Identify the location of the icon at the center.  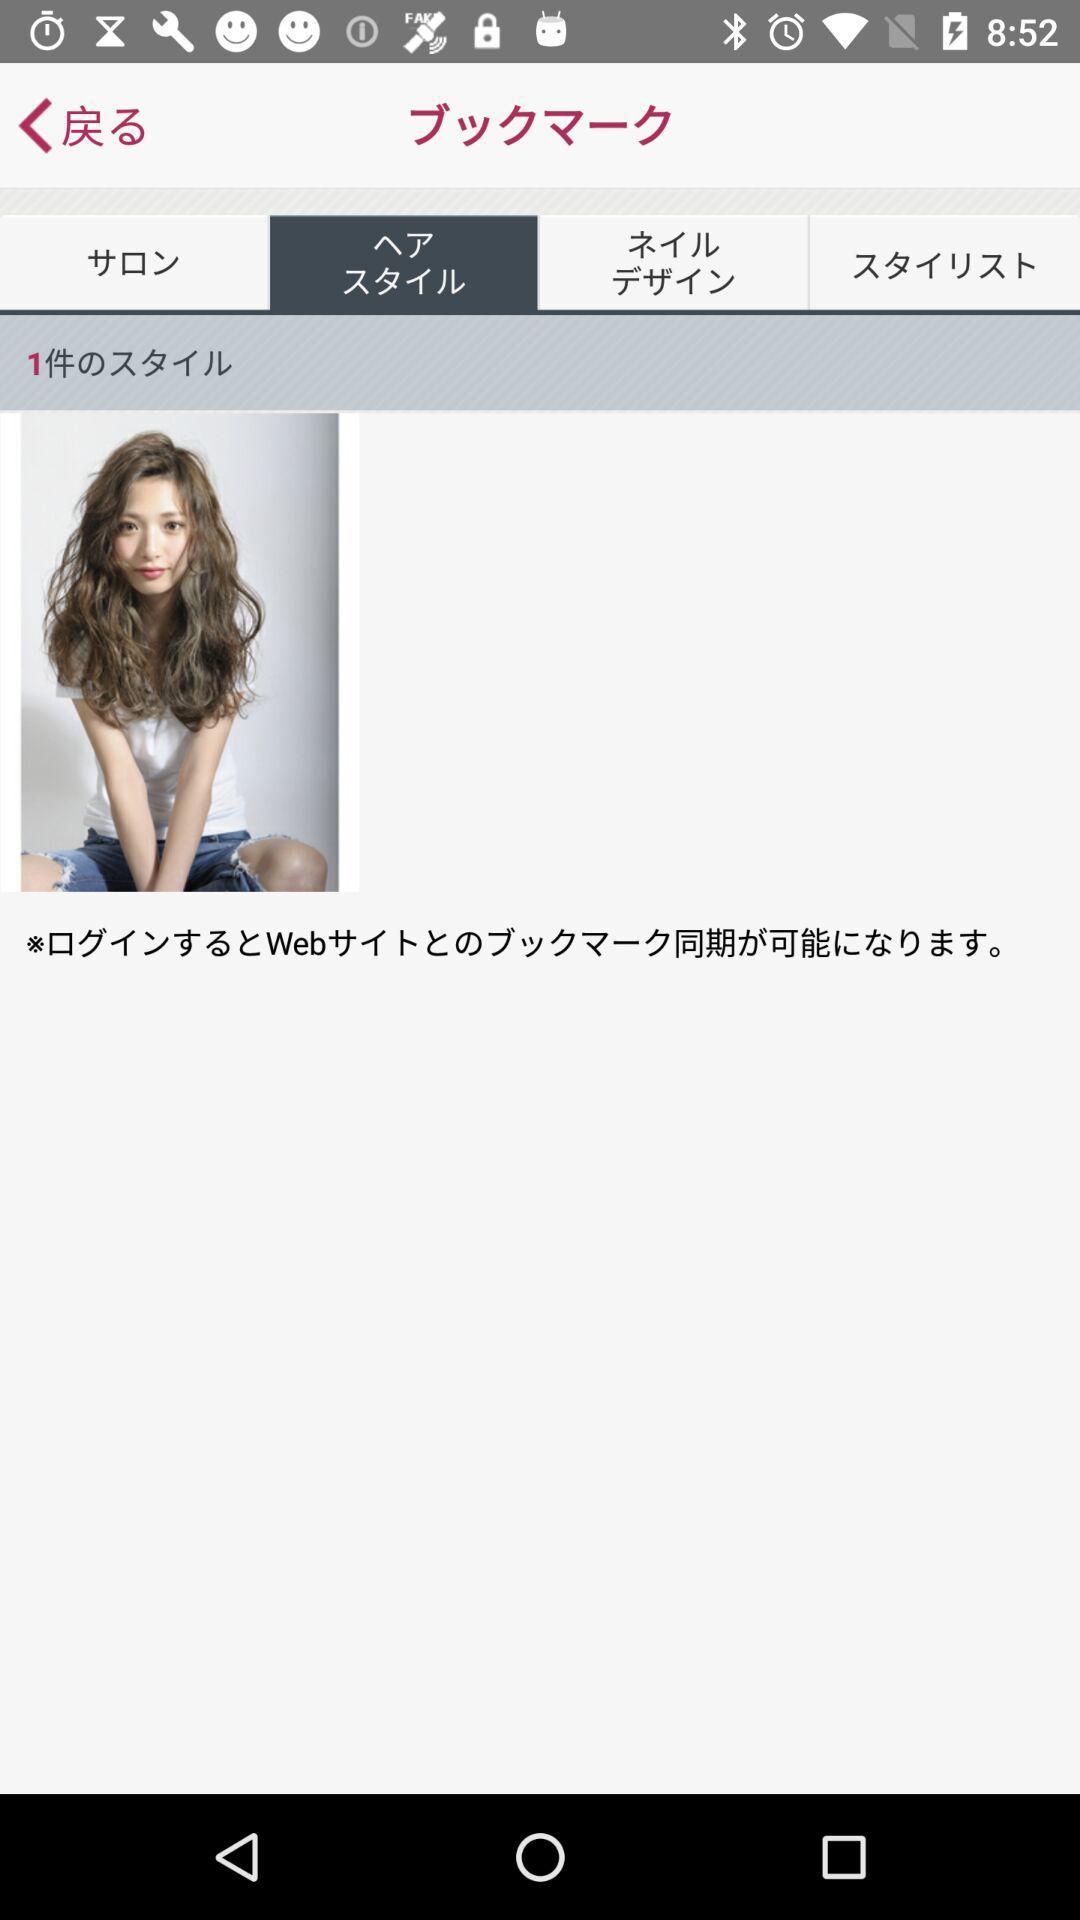
(540, 941).